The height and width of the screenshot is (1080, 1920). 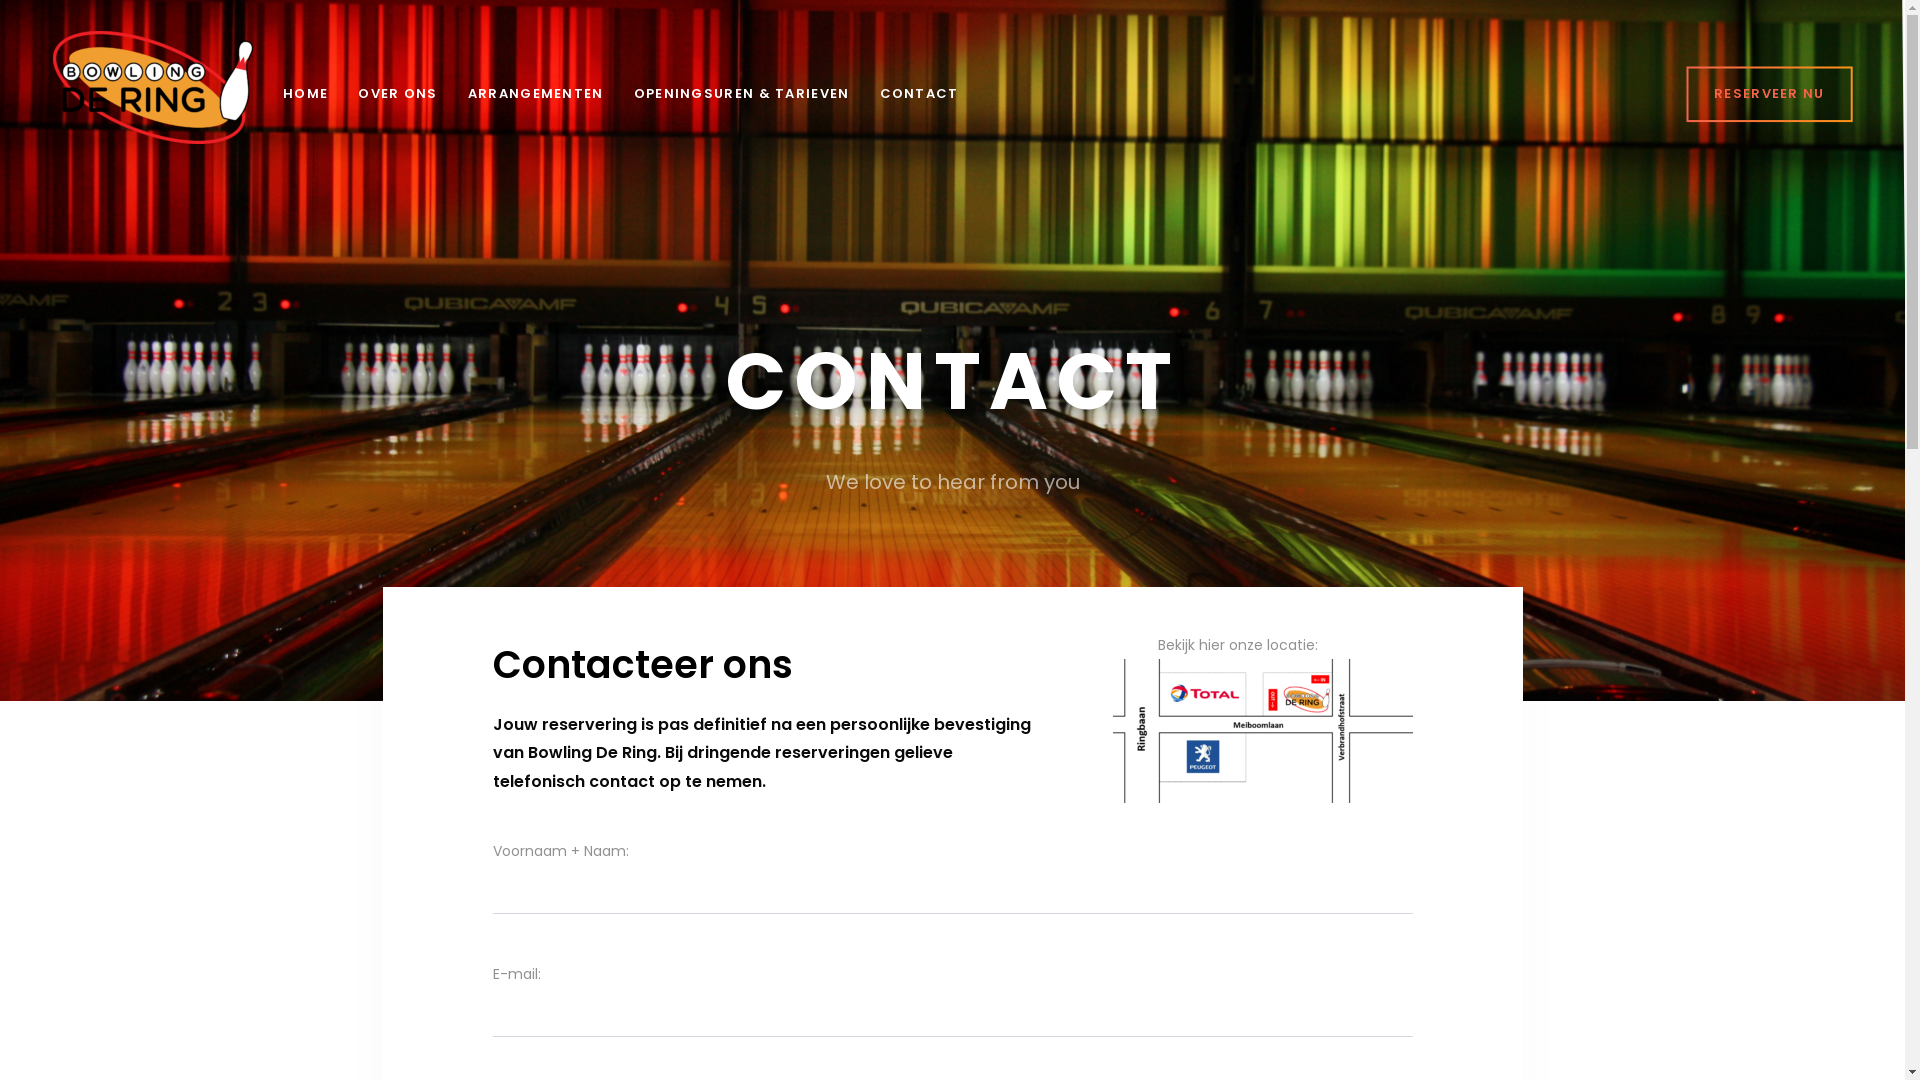 I want to click on 'HOME', so click(x=304, y=94).